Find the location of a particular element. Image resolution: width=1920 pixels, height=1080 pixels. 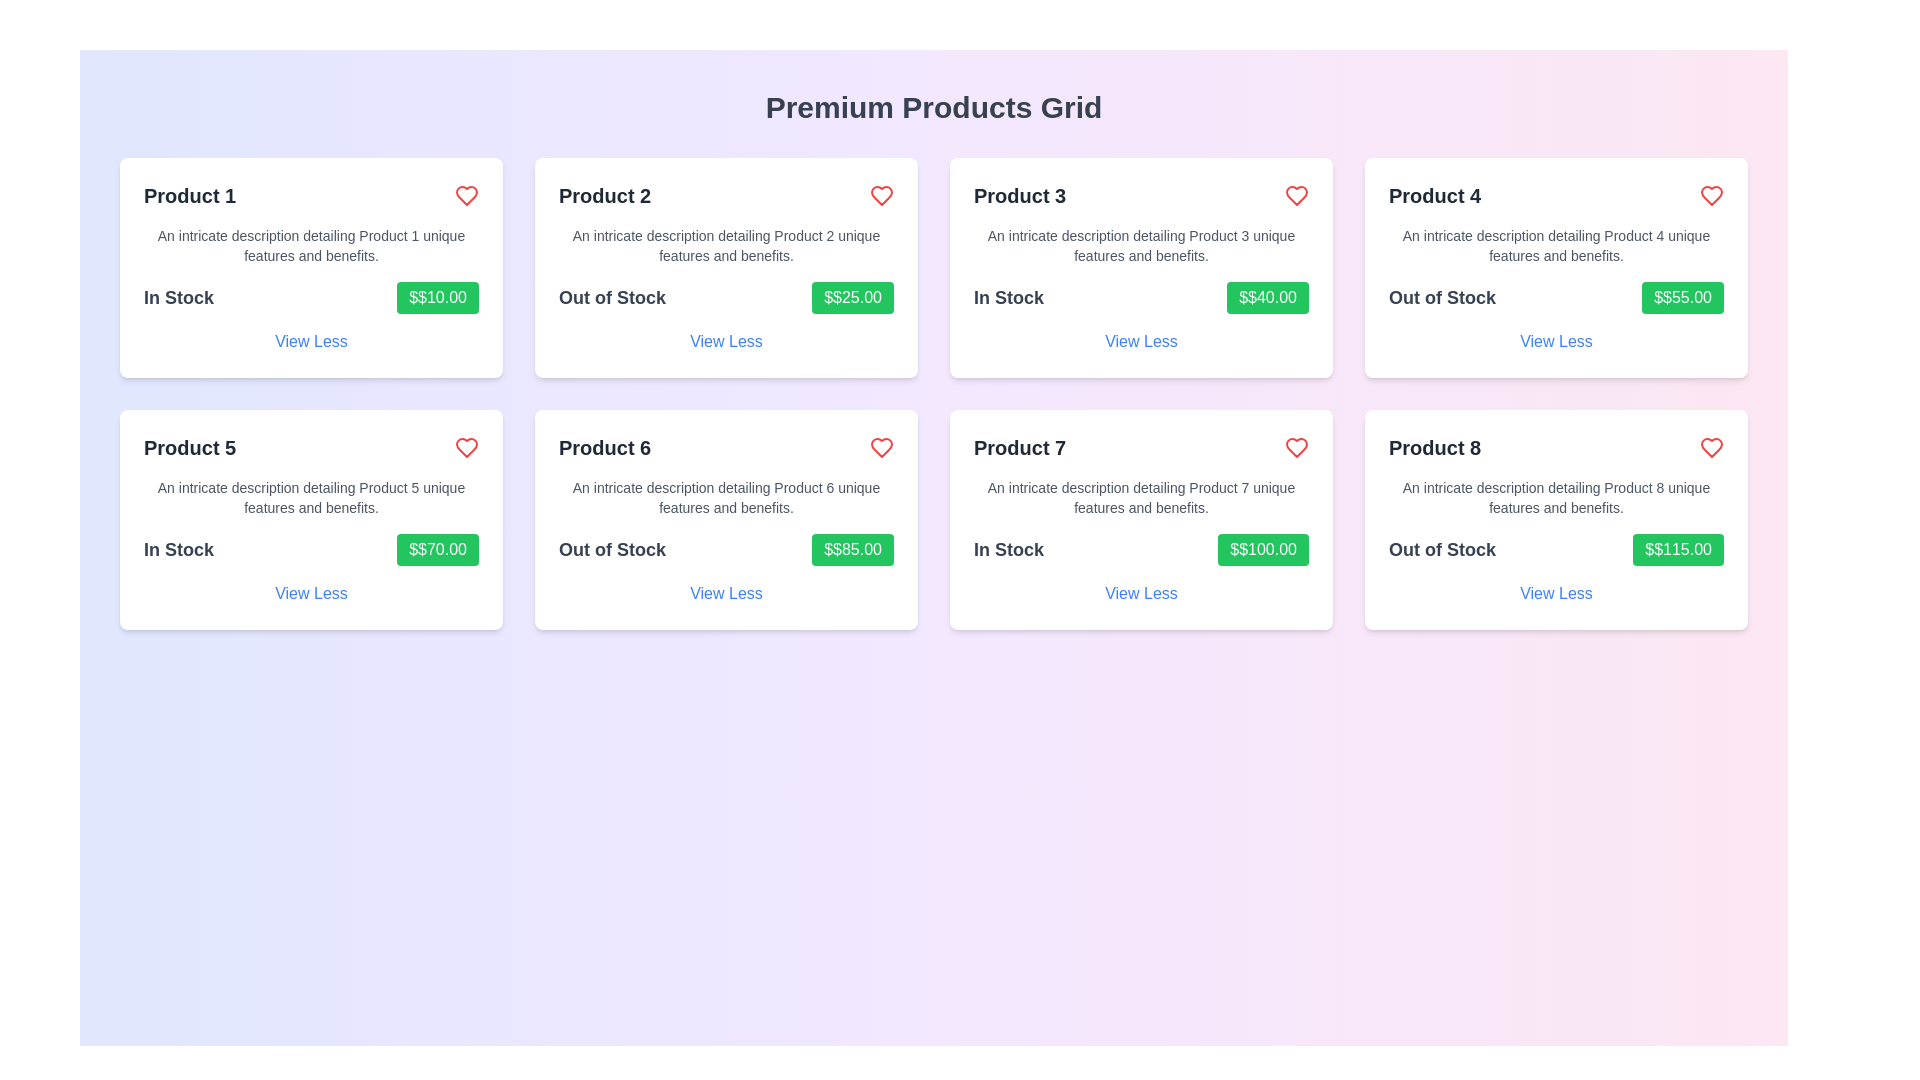

the 'View Less' text link, which is styled in blue and underlined when hovered, located at the bottom right of the 'Product 1' card, just below the green price label '$10.00' is located at coordinates (310, 341).